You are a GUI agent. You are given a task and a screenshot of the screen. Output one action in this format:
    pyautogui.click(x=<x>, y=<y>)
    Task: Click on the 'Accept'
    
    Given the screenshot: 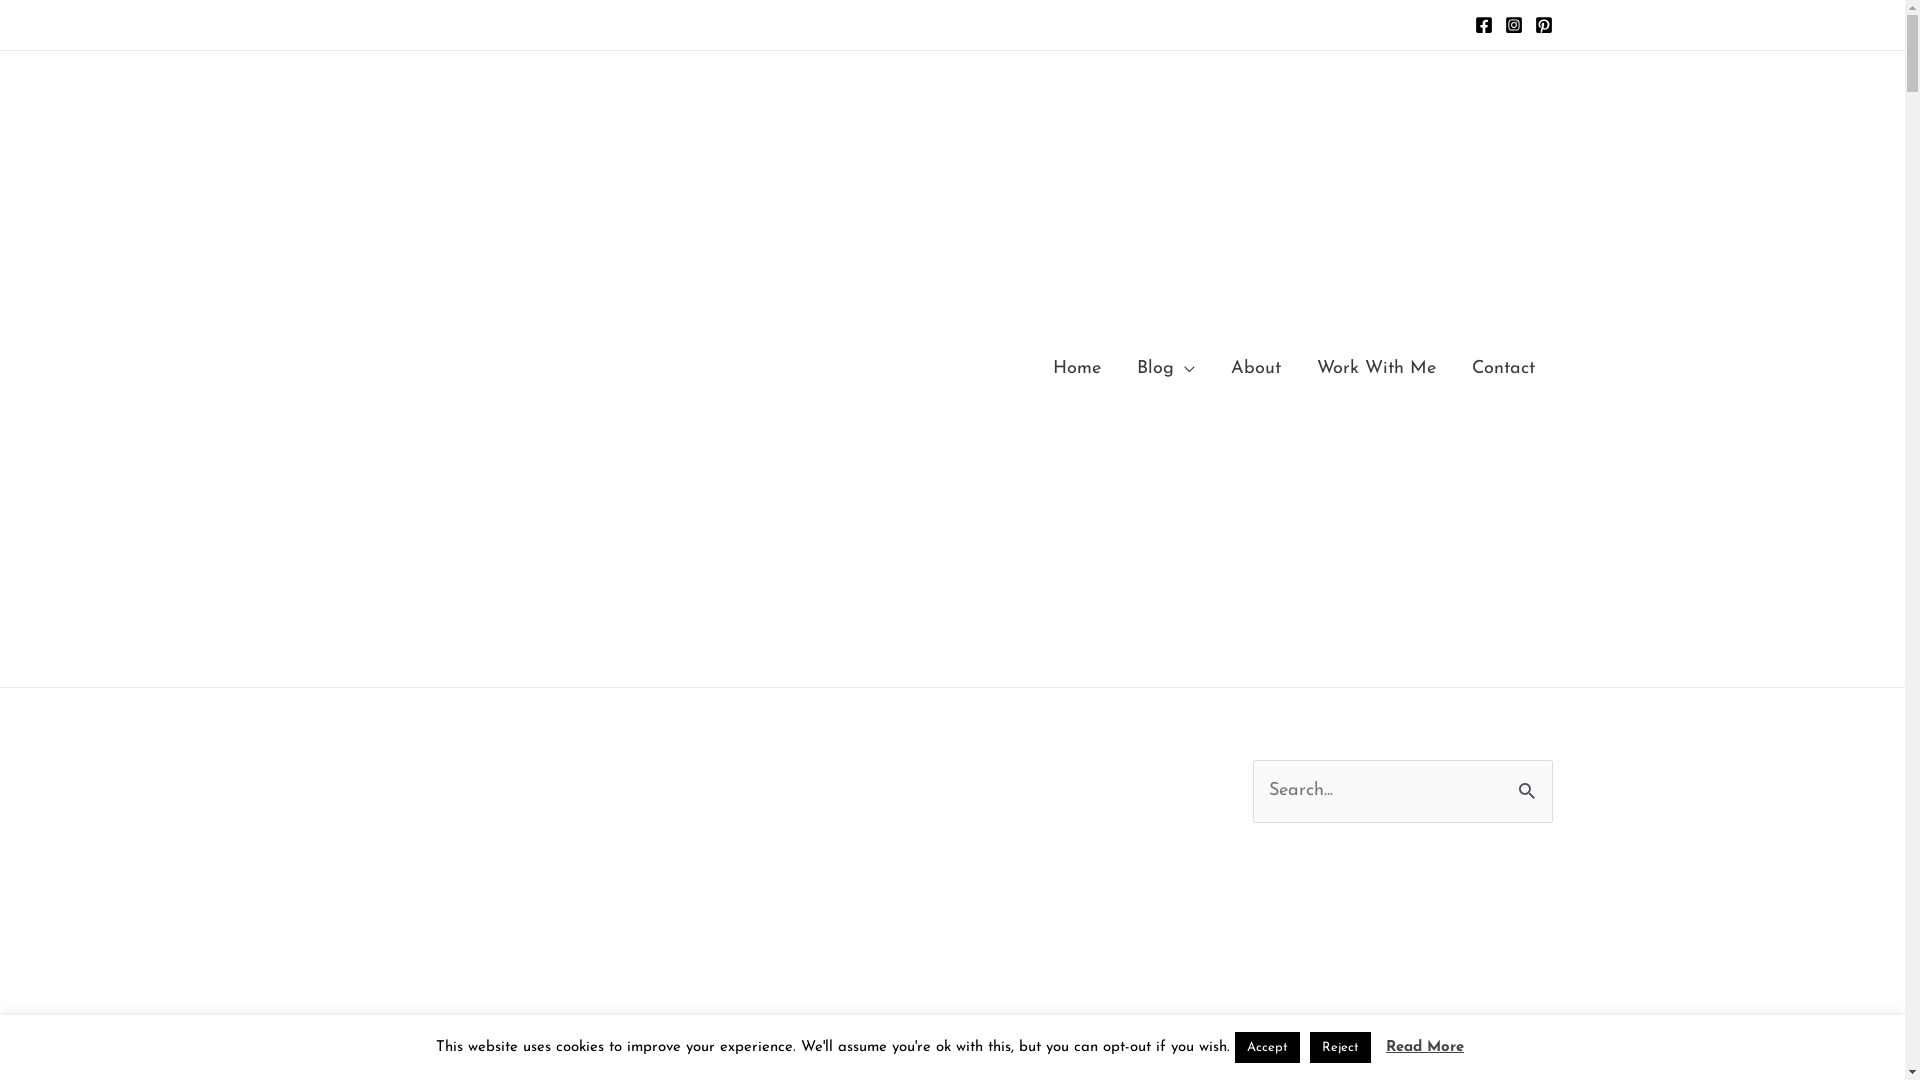 What is the action you would take?
    pyautogui.click(x=1266, y=1046)
    